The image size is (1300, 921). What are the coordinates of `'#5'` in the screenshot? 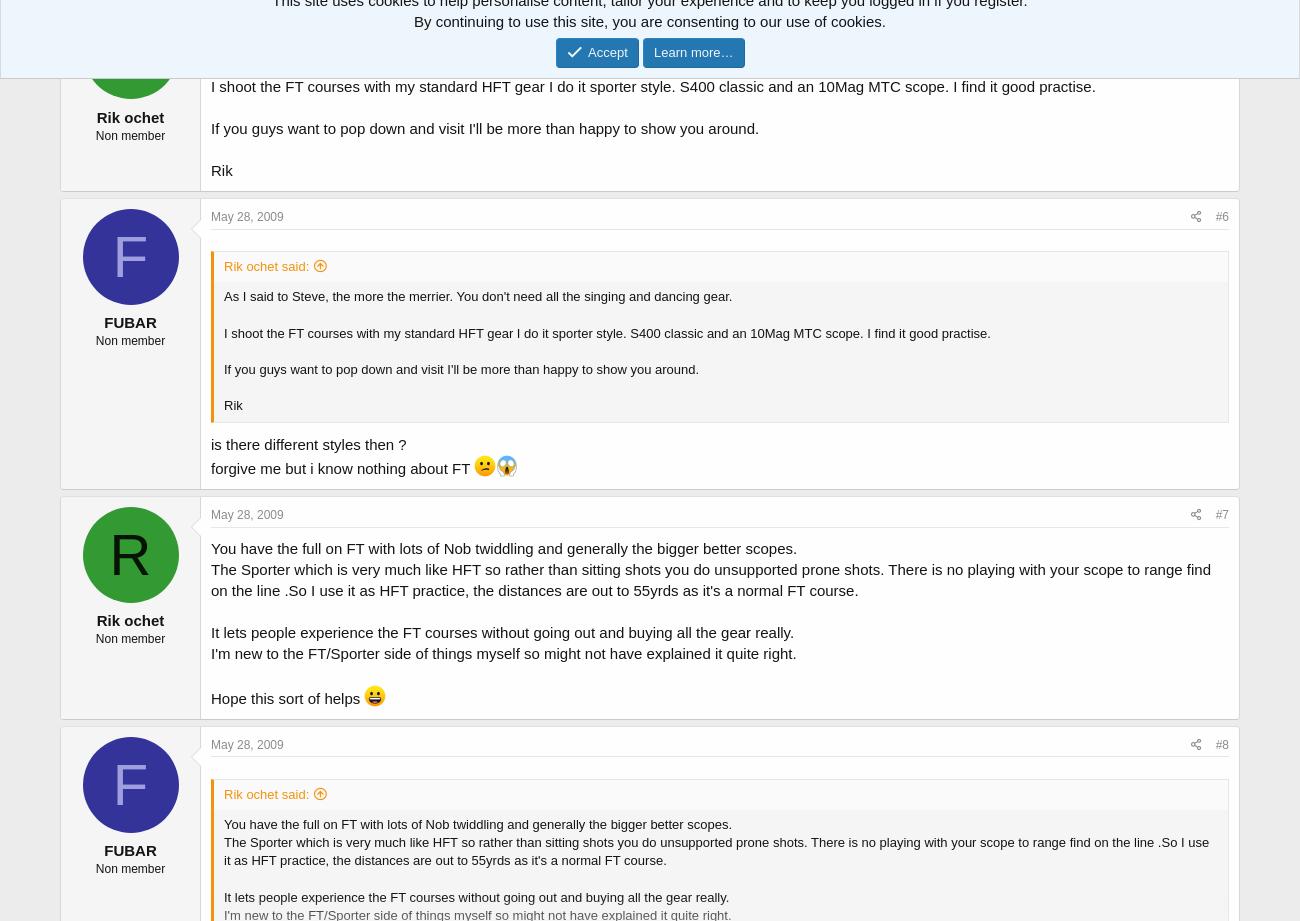 It's located at (1221, 10).